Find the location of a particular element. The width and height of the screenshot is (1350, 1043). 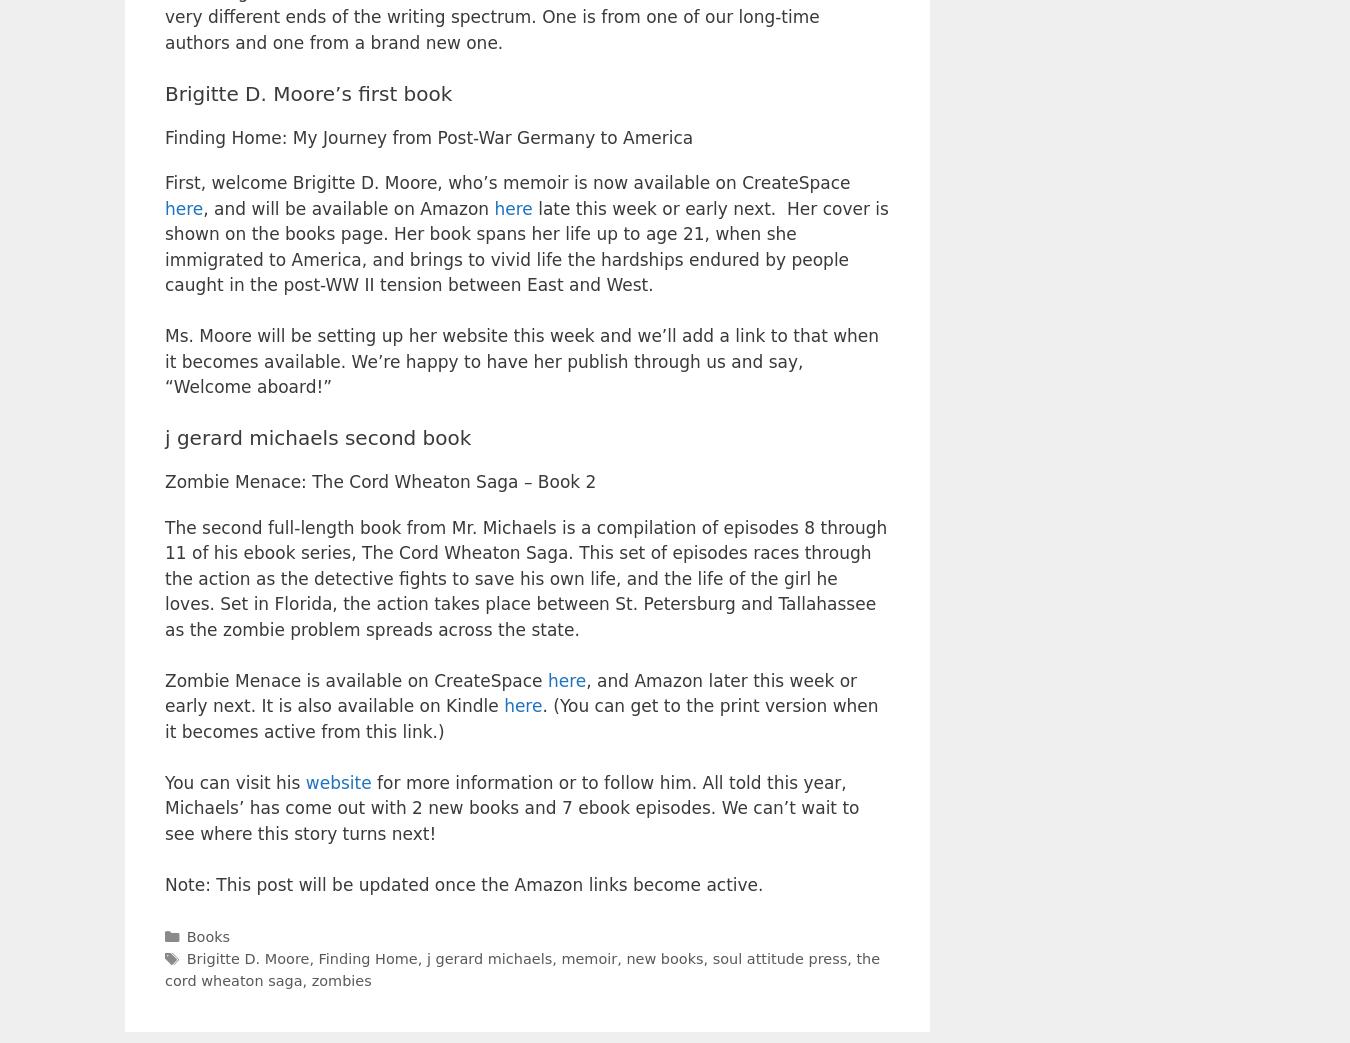

'Brigitte D. Moore' is located at coordinates (186, 956).